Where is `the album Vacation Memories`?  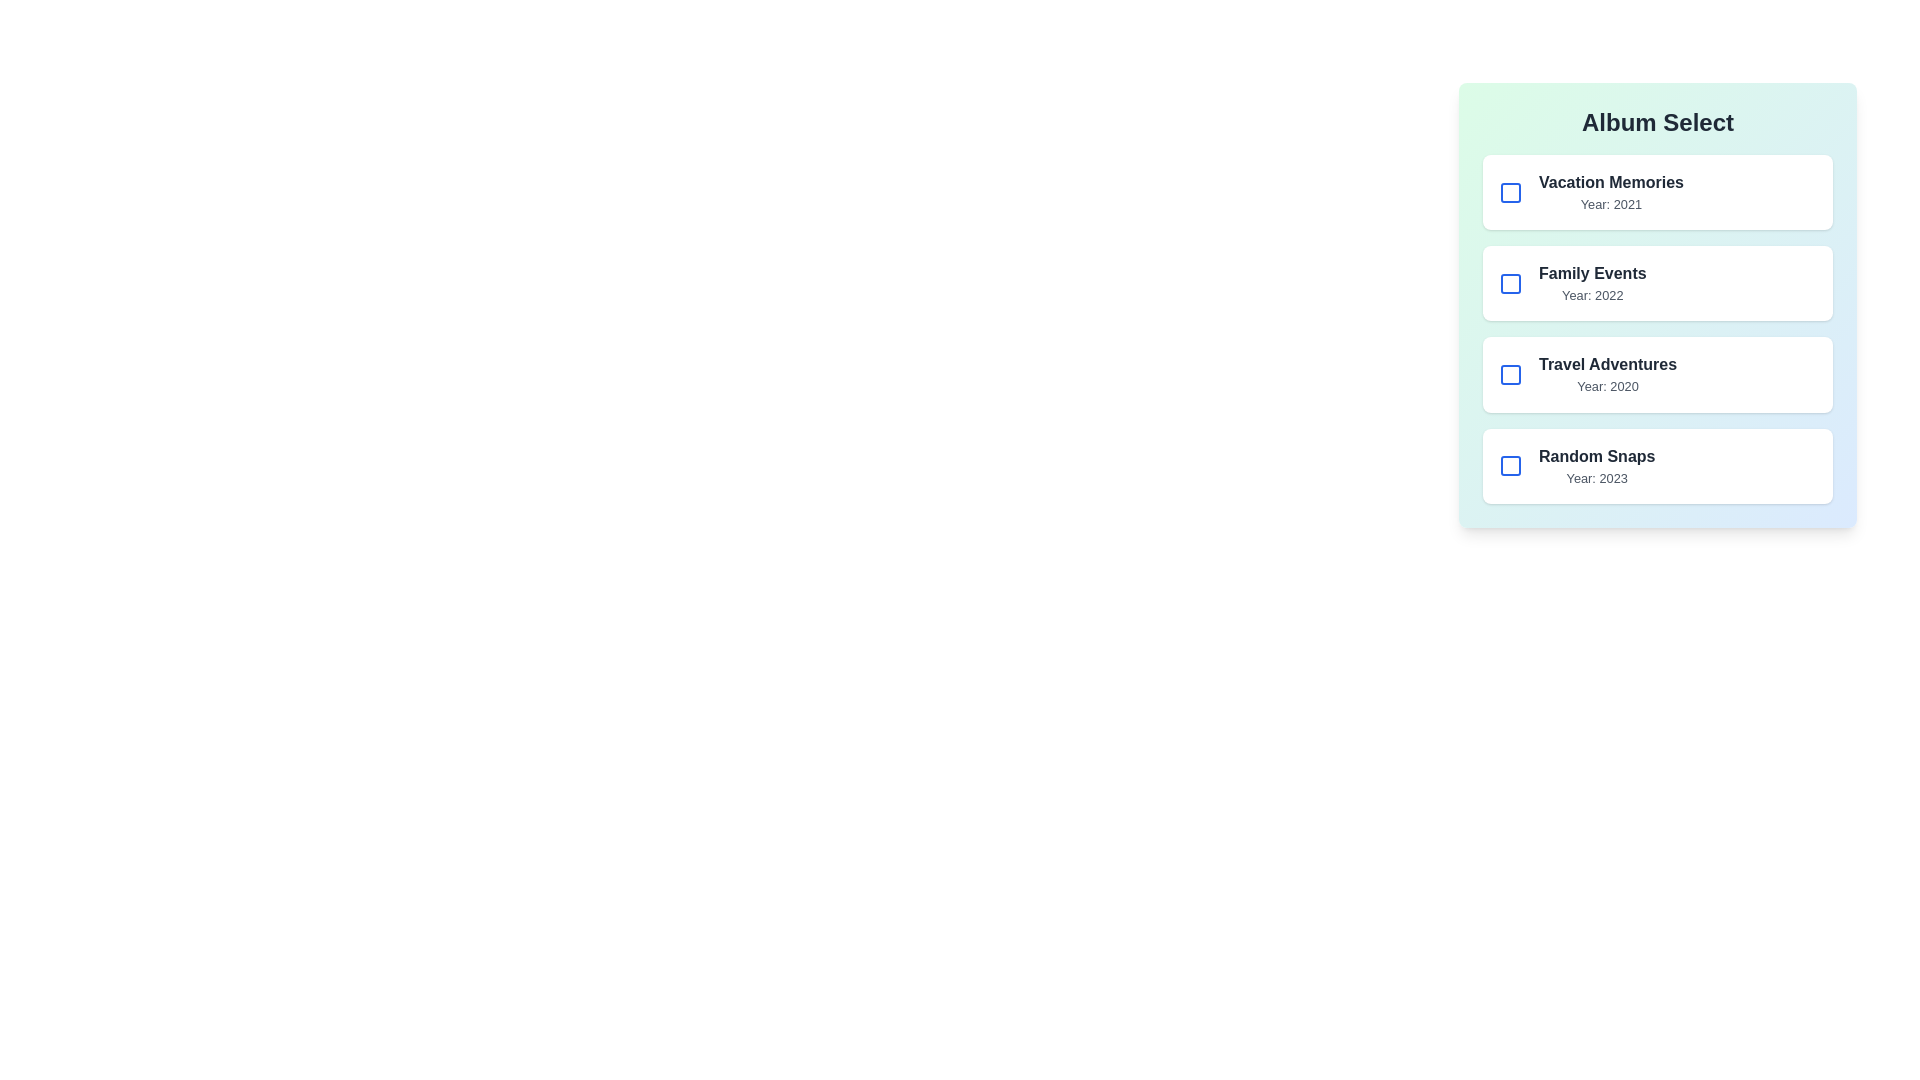
the album Vacation Memories is located at coordinates (1511, 192).